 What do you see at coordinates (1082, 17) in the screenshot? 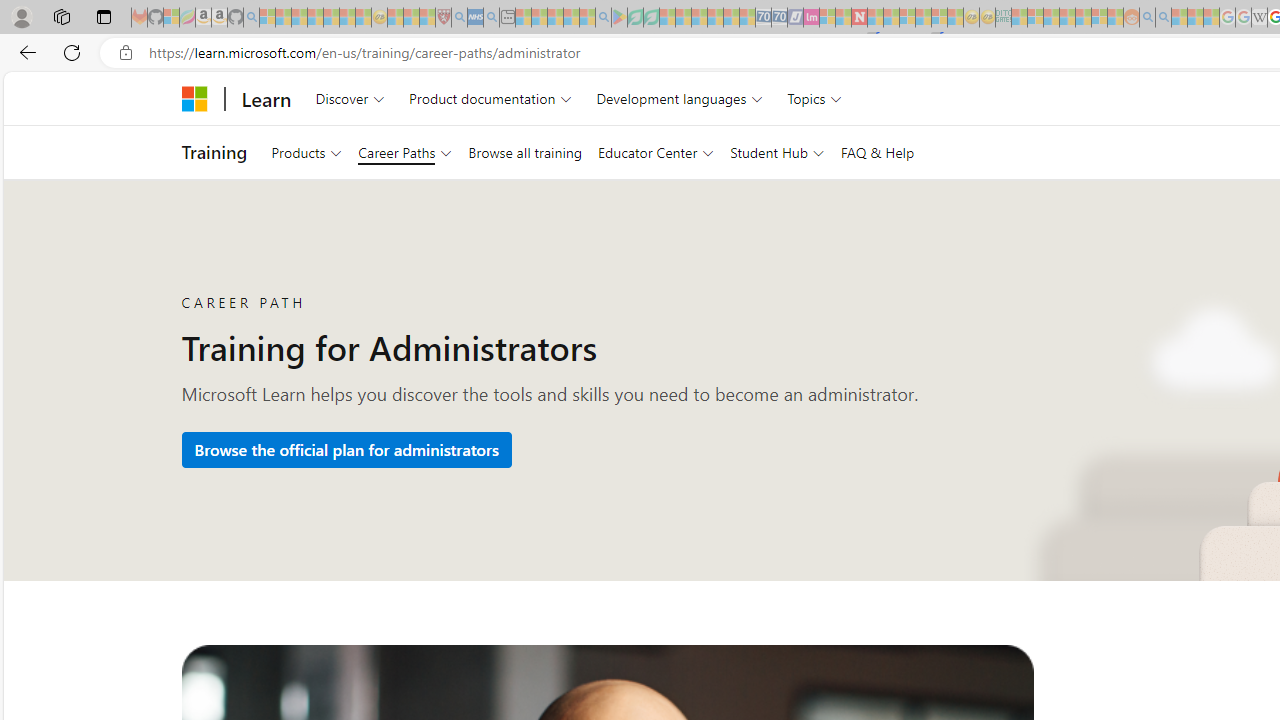
I see `'Kinda Frugal - MSN - Sleeping'` at bounding box center [1082, 17].